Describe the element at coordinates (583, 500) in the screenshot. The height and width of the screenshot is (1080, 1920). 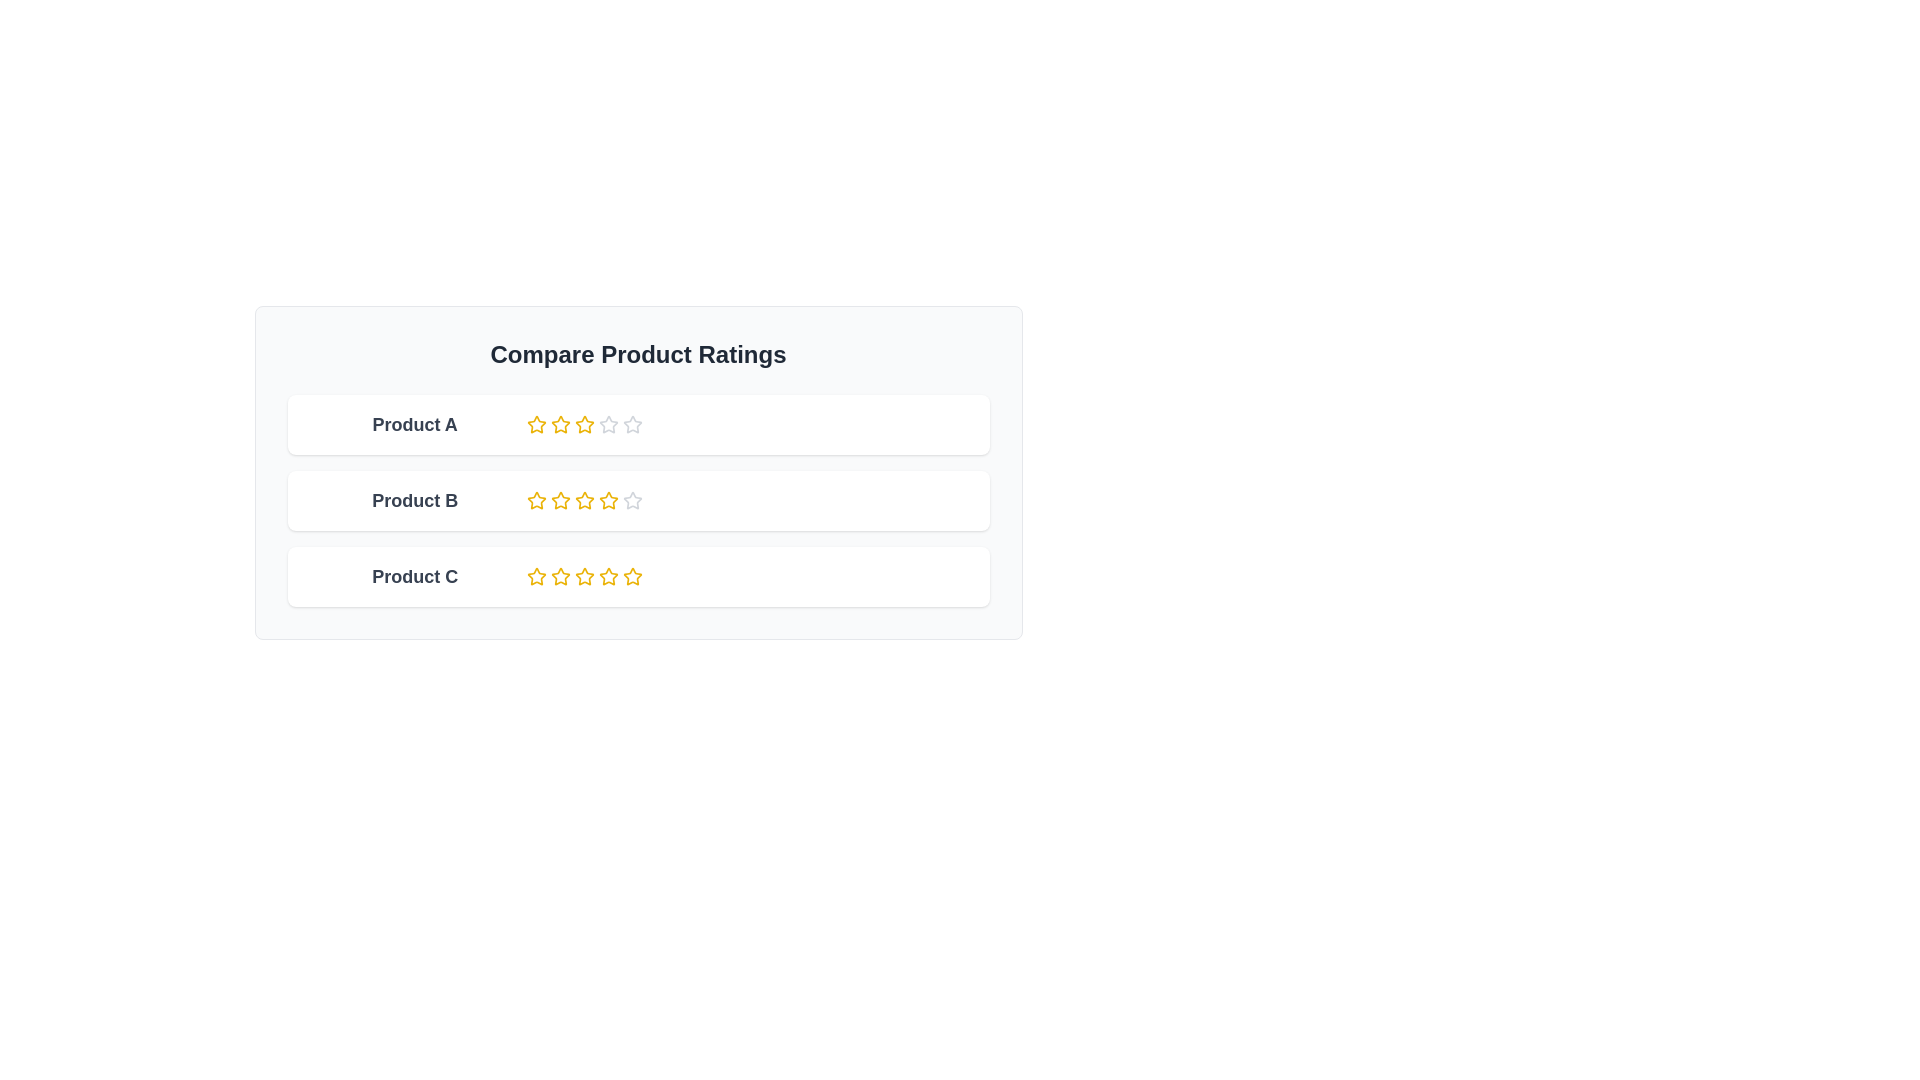
I see `the fifth star icon in the second row of the product rating comparison table for 'Product B'` at that location.